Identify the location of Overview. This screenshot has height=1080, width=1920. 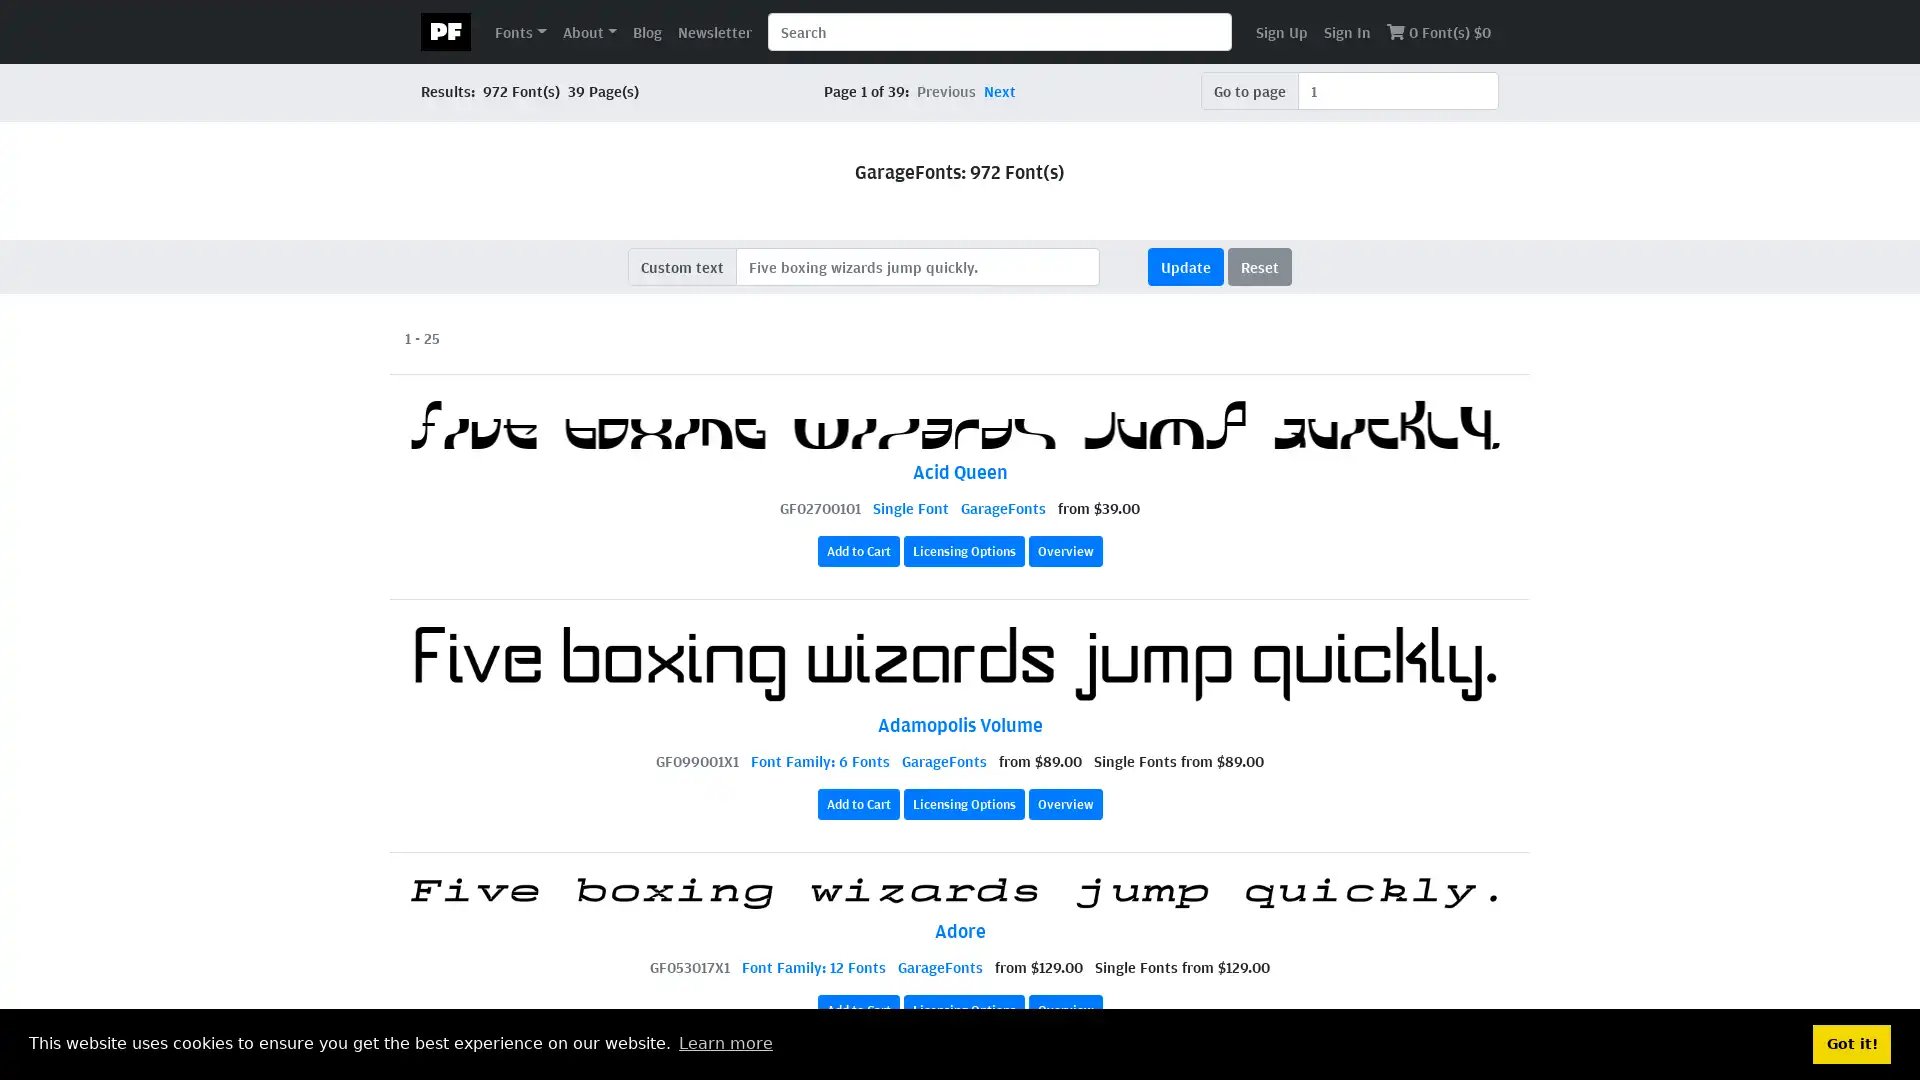
(1064, 802).